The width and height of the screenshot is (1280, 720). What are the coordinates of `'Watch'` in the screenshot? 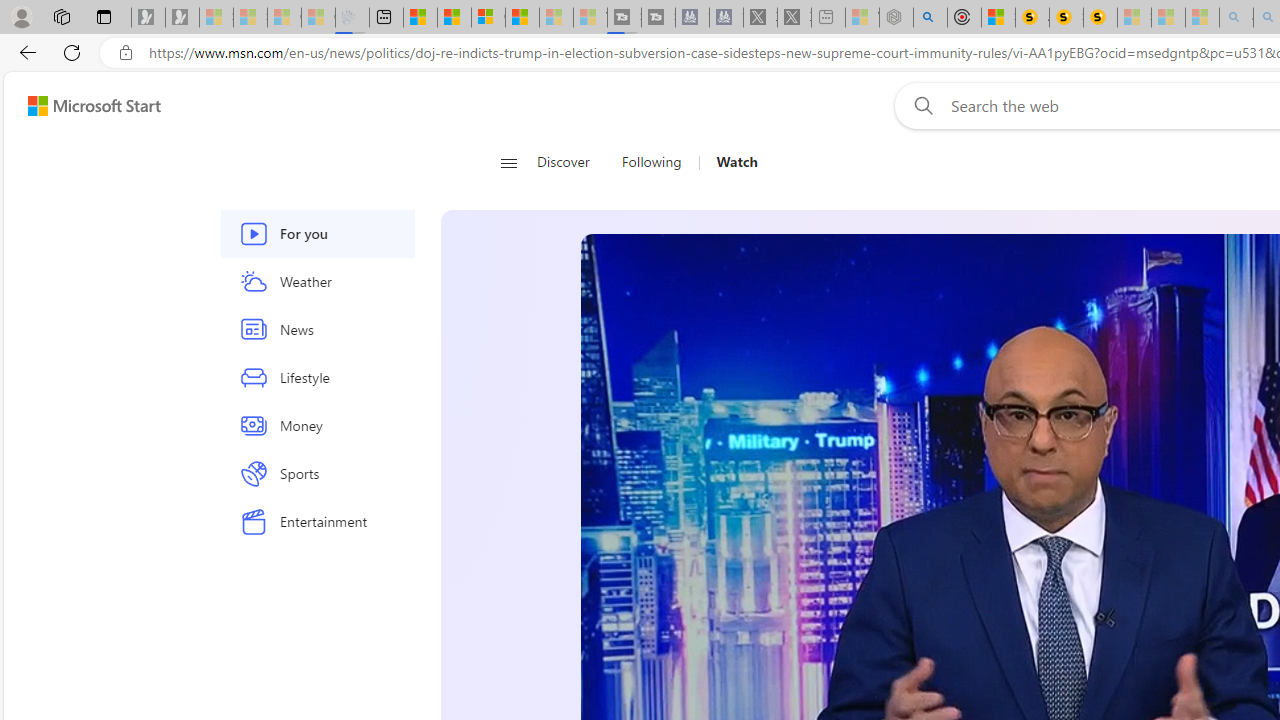 It's located at (736, 162).